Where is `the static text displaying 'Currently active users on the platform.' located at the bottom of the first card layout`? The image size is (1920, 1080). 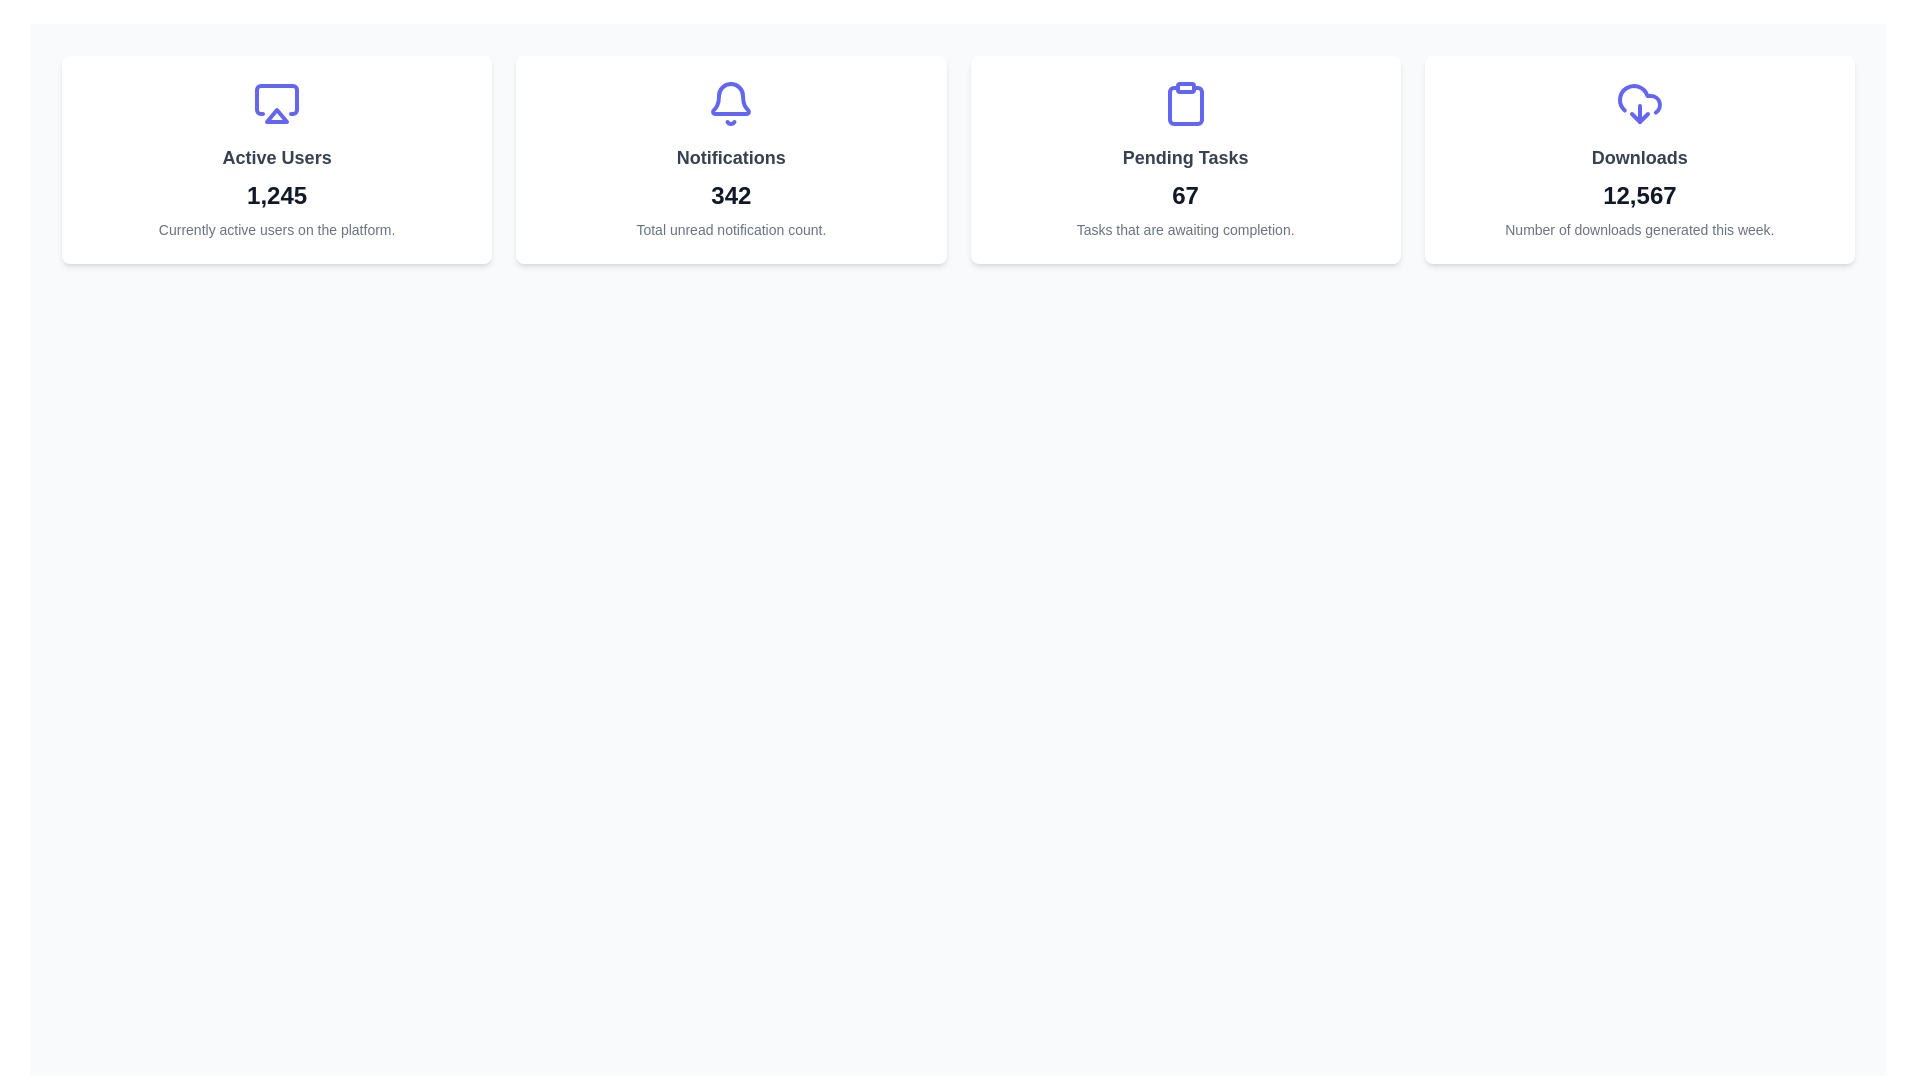
the static text displaying 'Currently active users on the platform.' located at the bottom of the first card layout is located at coordinates (276, 229).